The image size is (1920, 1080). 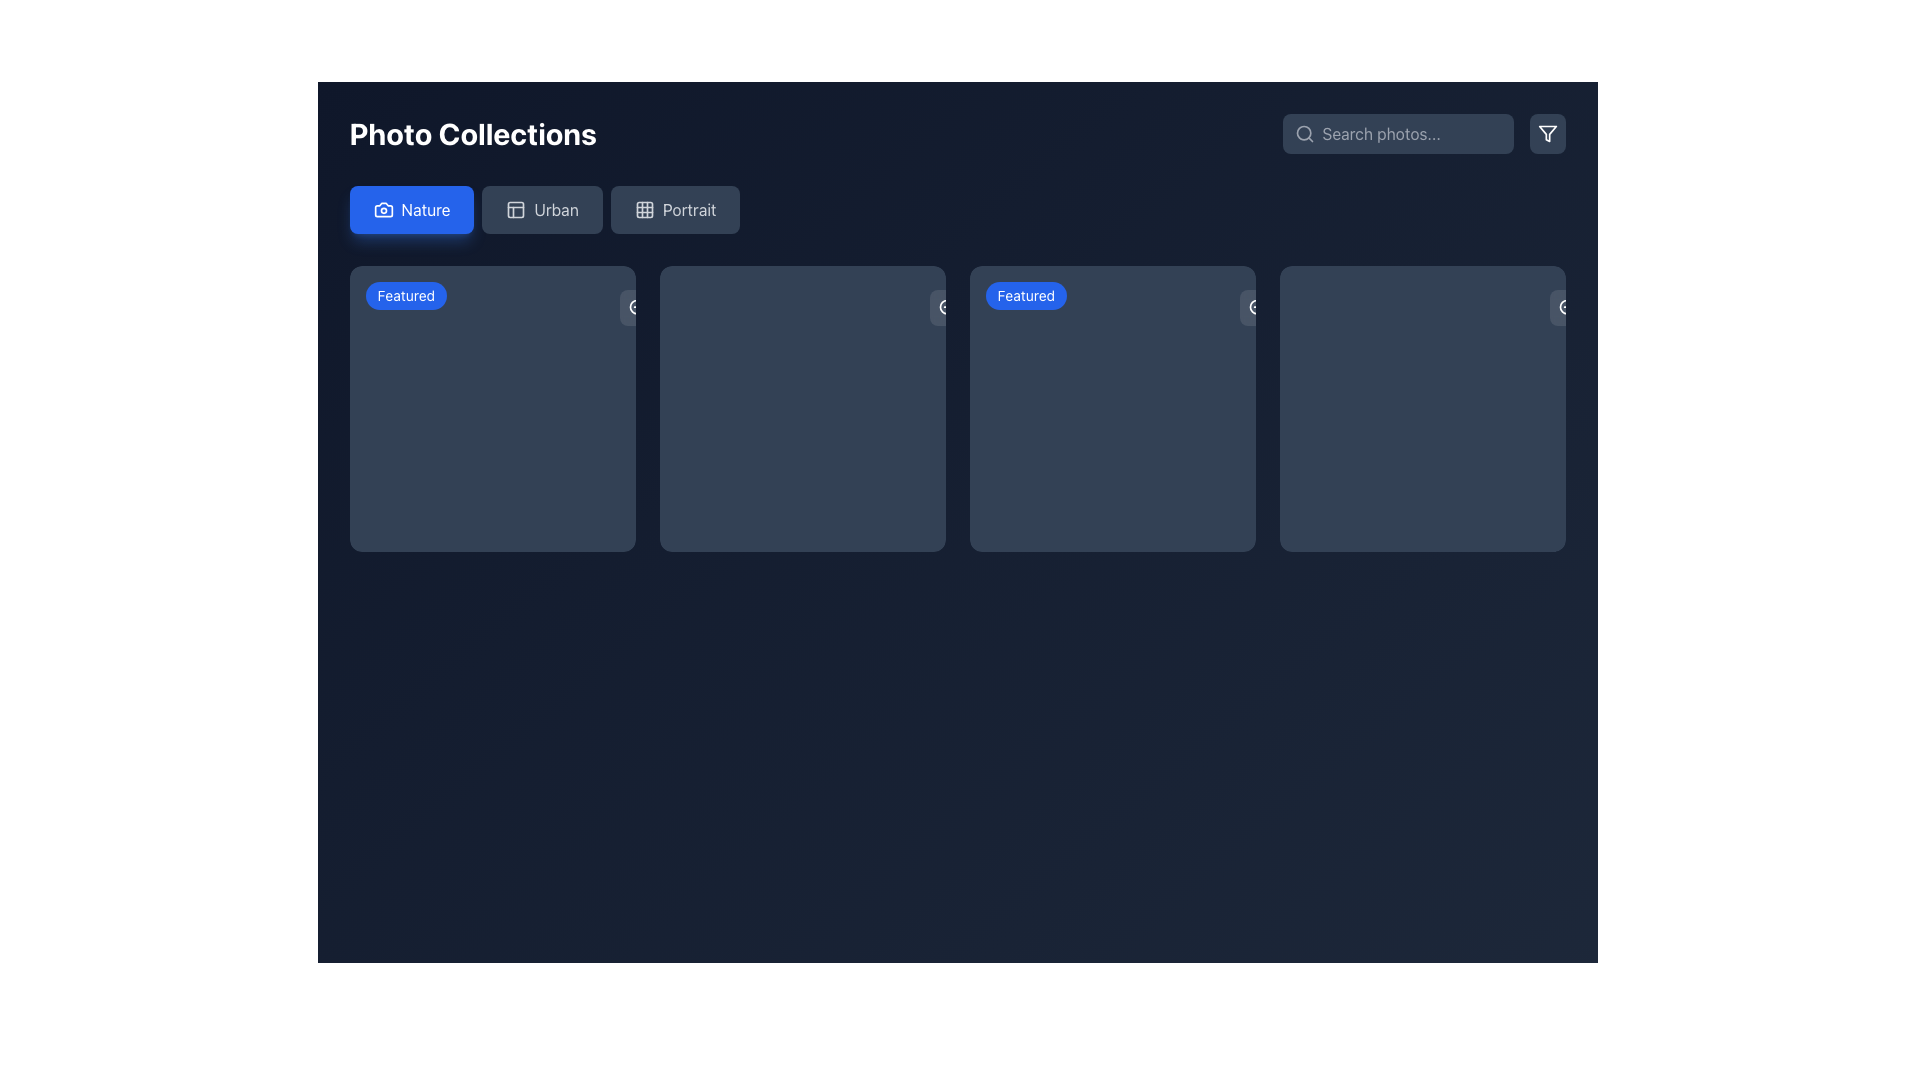 What do you see at coordinates (1423, 134) in the screenshot?
I see `the search input field within the Composite element that allows users to search and filter photo collections to type search queries` at bounding box center [1423, 134].